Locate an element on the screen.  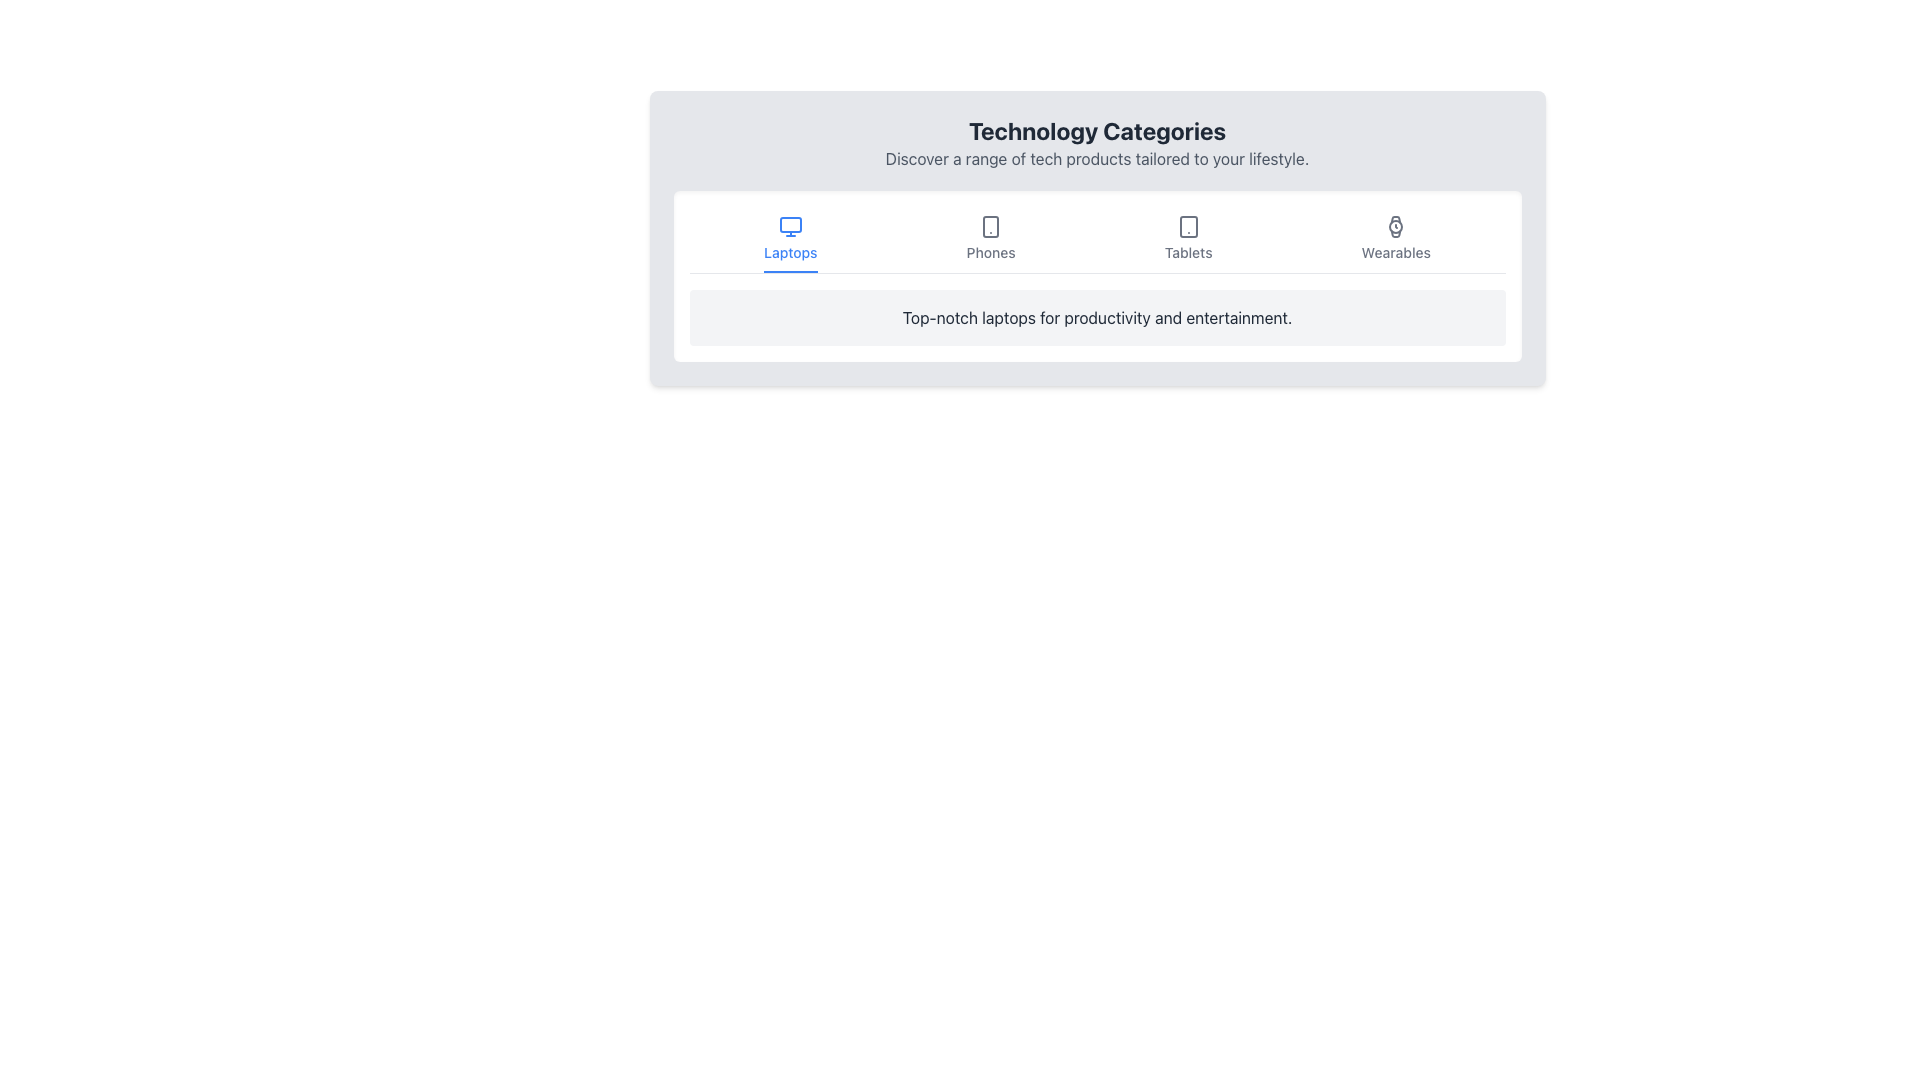
the header section titled 'Technology Categories' to trigger potential UI effects is located at coordinates (1096, 141).